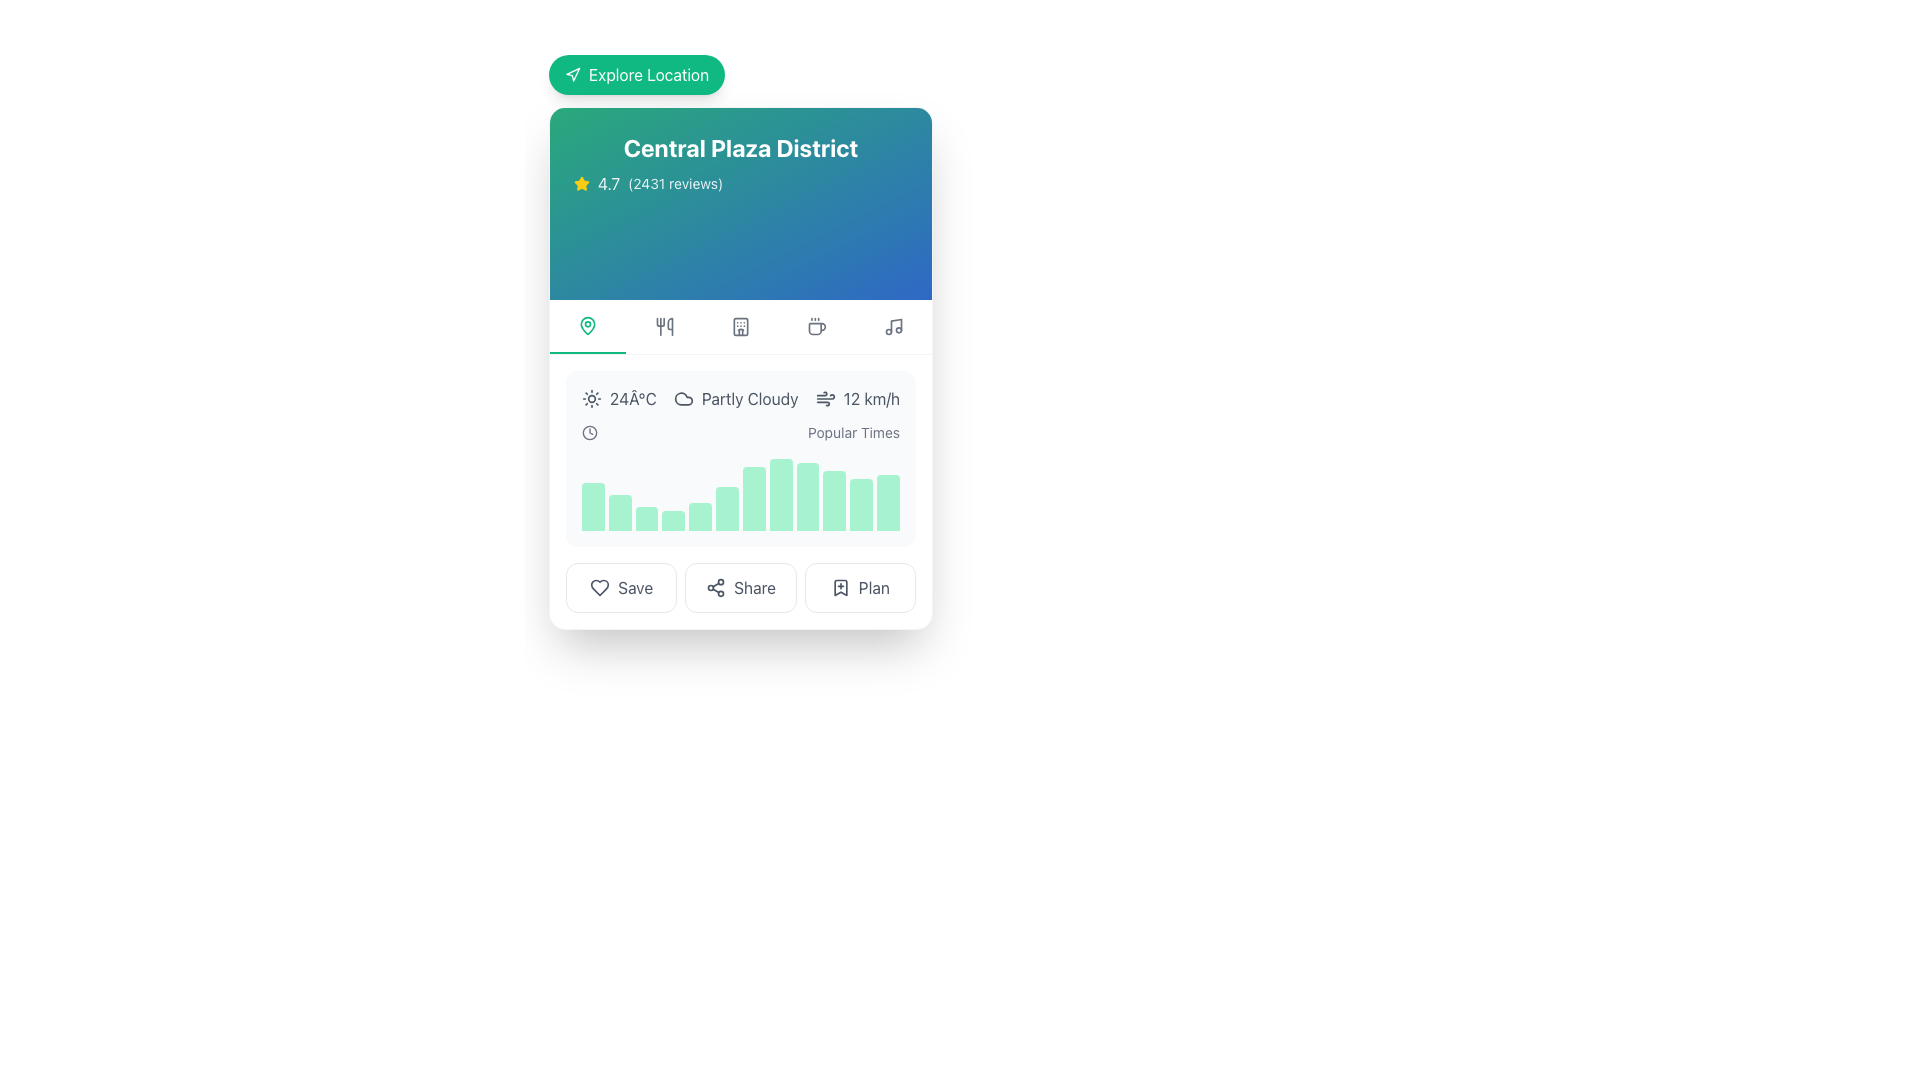 The width and height of the screenshot is (1920, 1080). What do you see at coordinates (590, 398) in the screenshot?
I see `the sun icon that visually represents sunny weather, located leftmost in the horizontal layout near the '24°C' text` at bounding box center [590, 398].